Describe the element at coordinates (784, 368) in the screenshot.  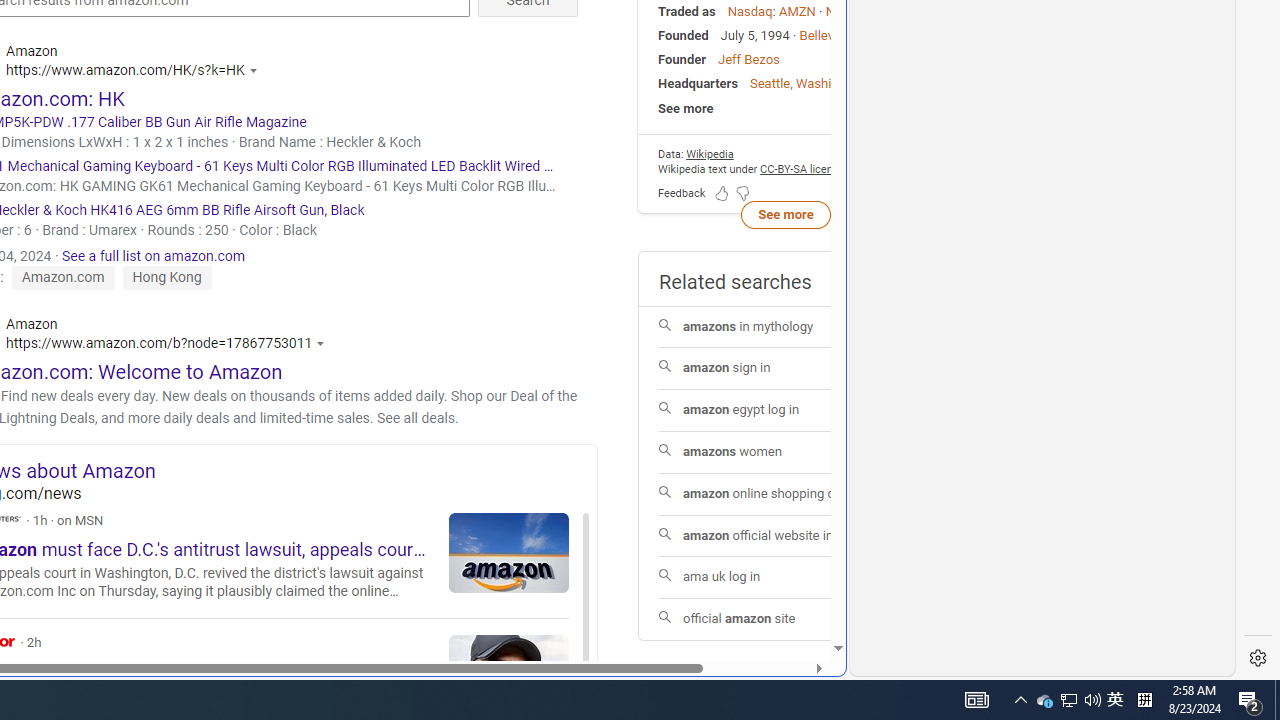
I see `'amazon sign in'` at that location.